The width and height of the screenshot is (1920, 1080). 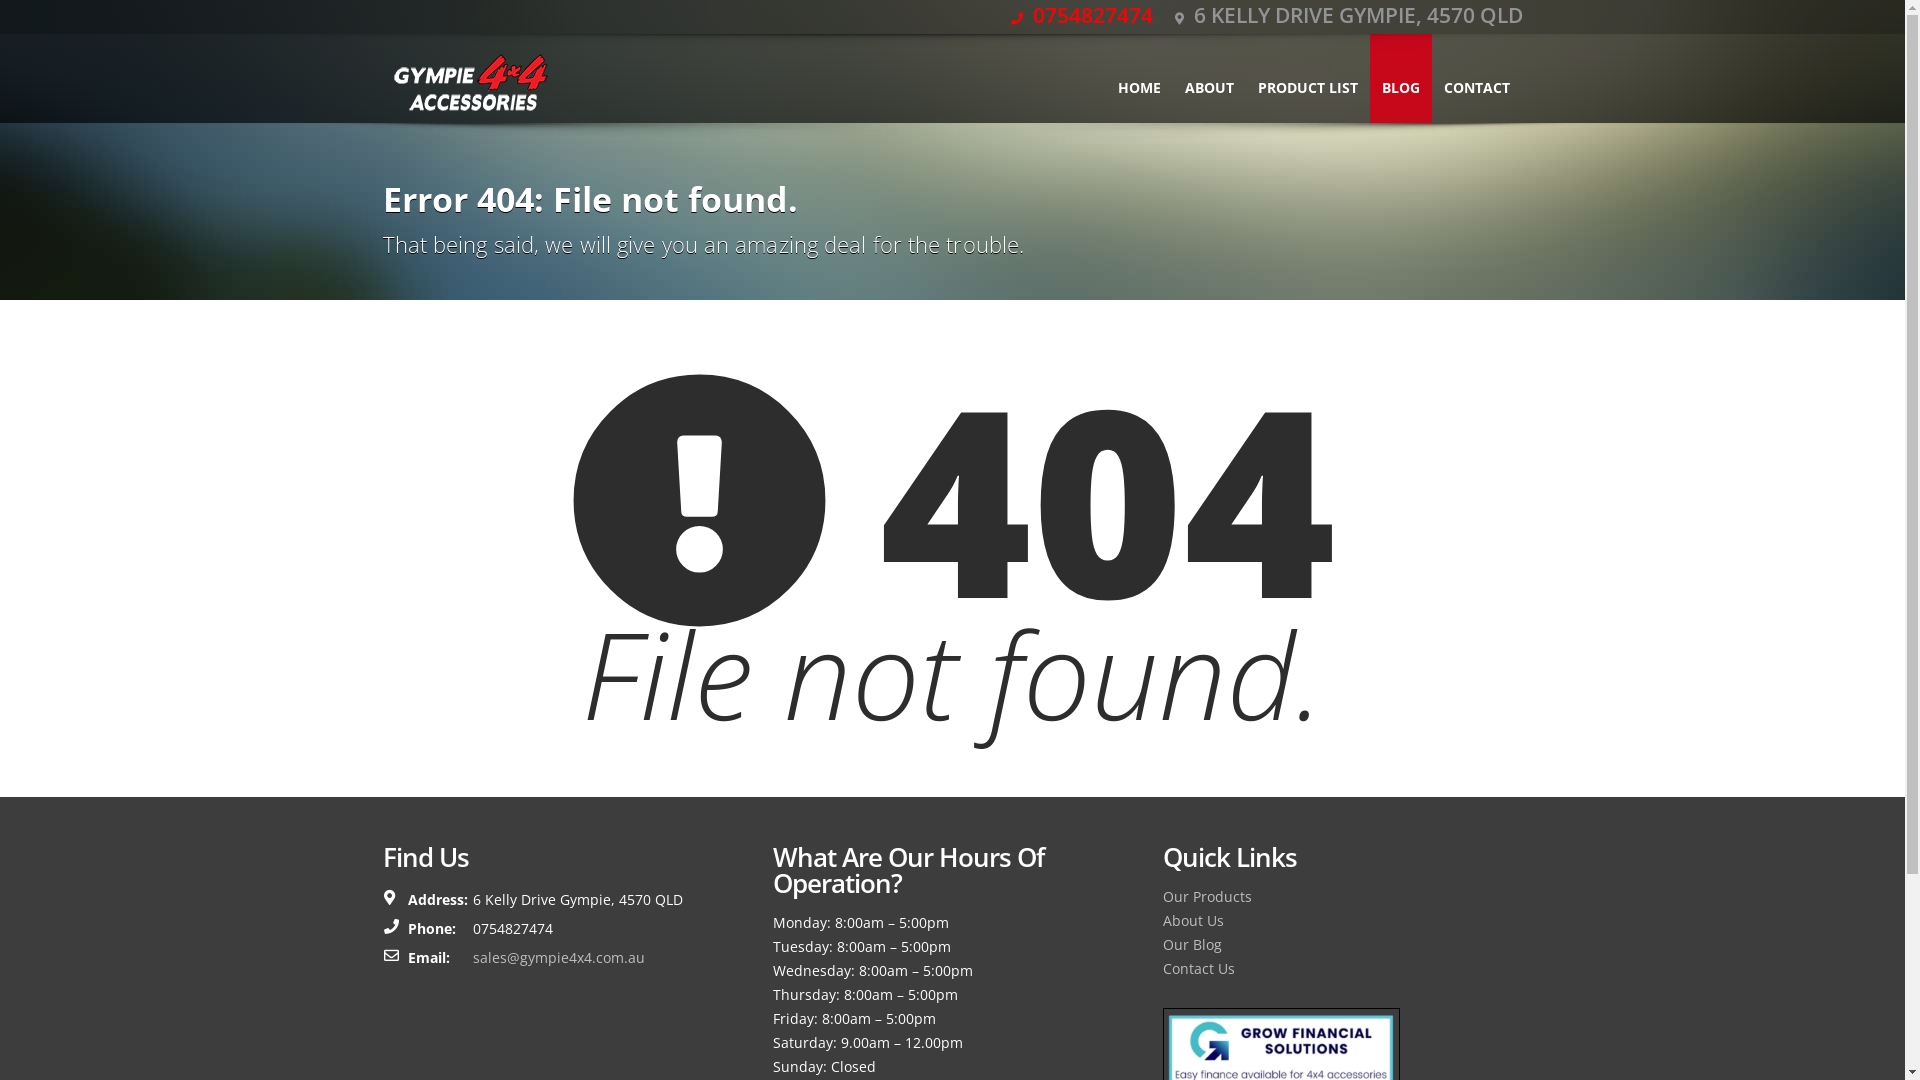 I want to click on '6 KELLY DRIVE GYMPIE, 4570 QLD', so click(x=1348, y=15).